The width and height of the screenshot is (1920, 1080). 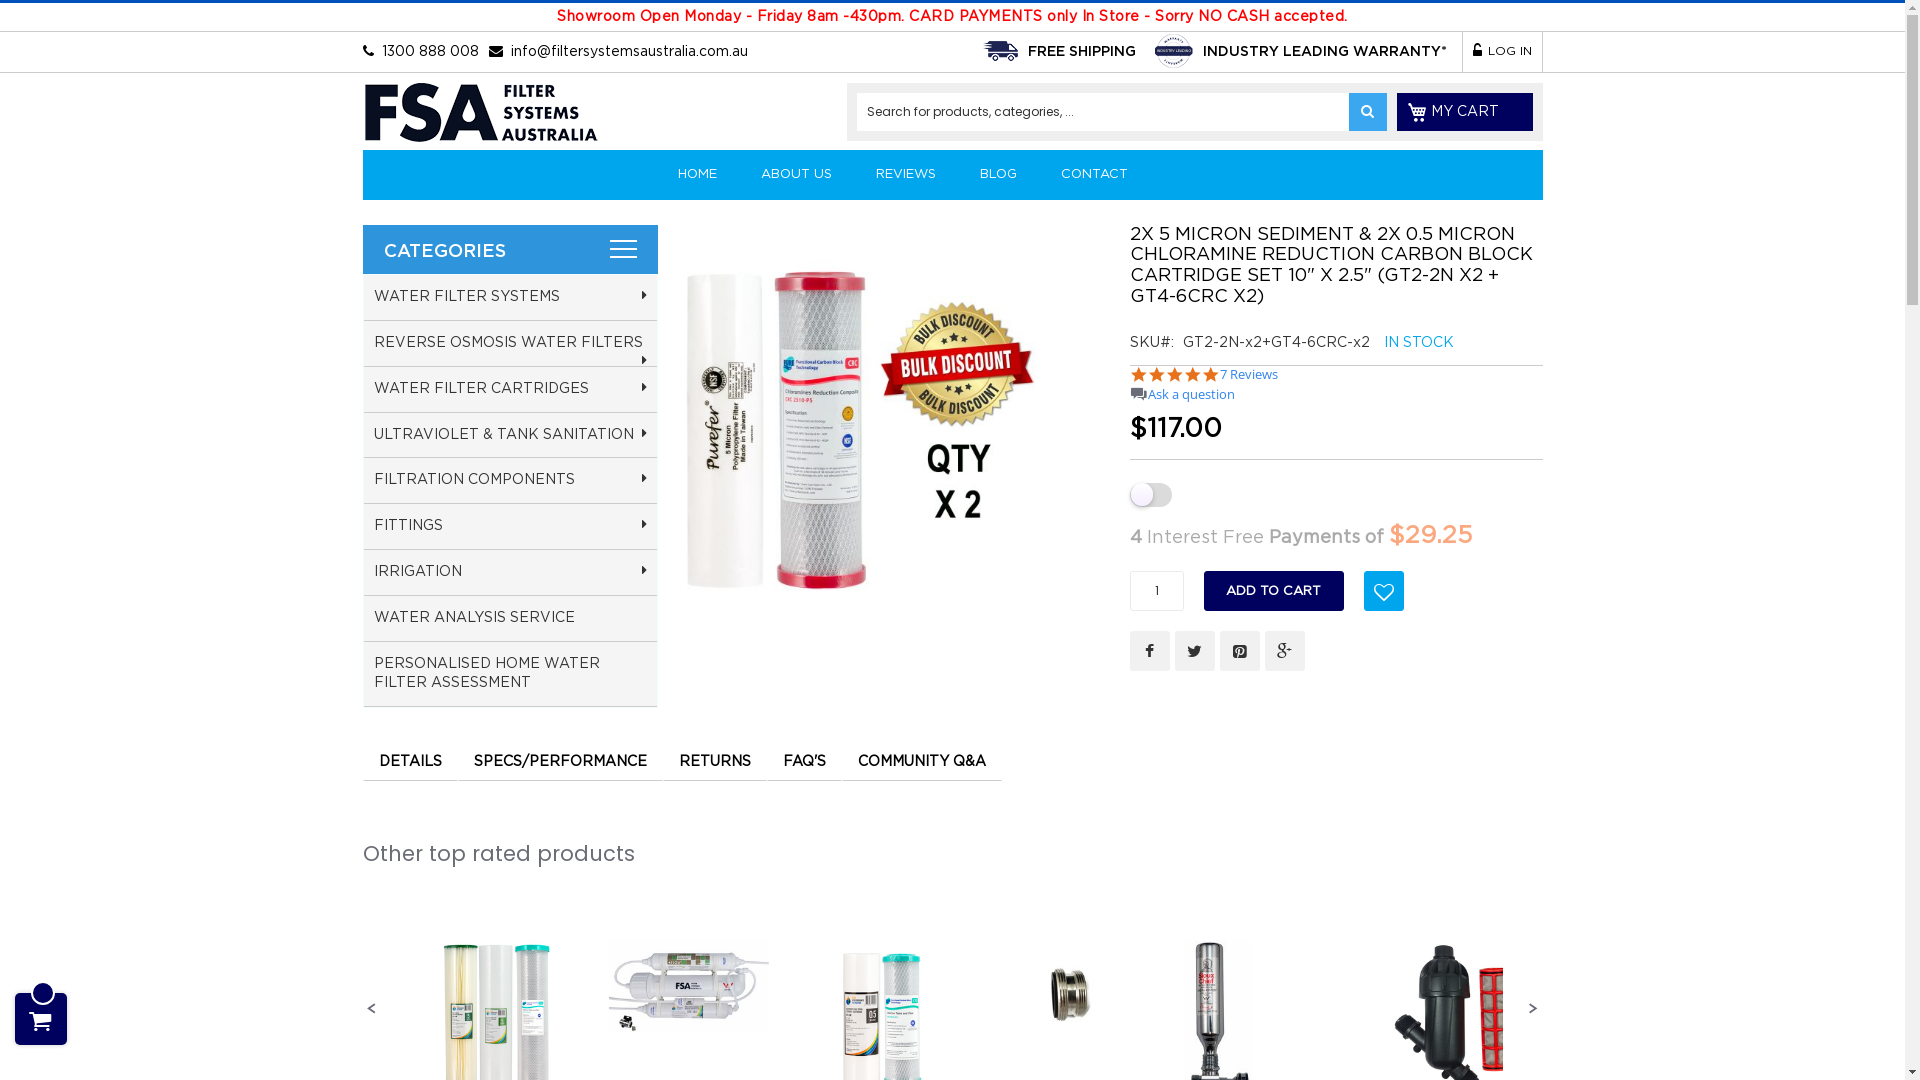 I want to click on 'FAQ'S', so click(x=803, y=760).